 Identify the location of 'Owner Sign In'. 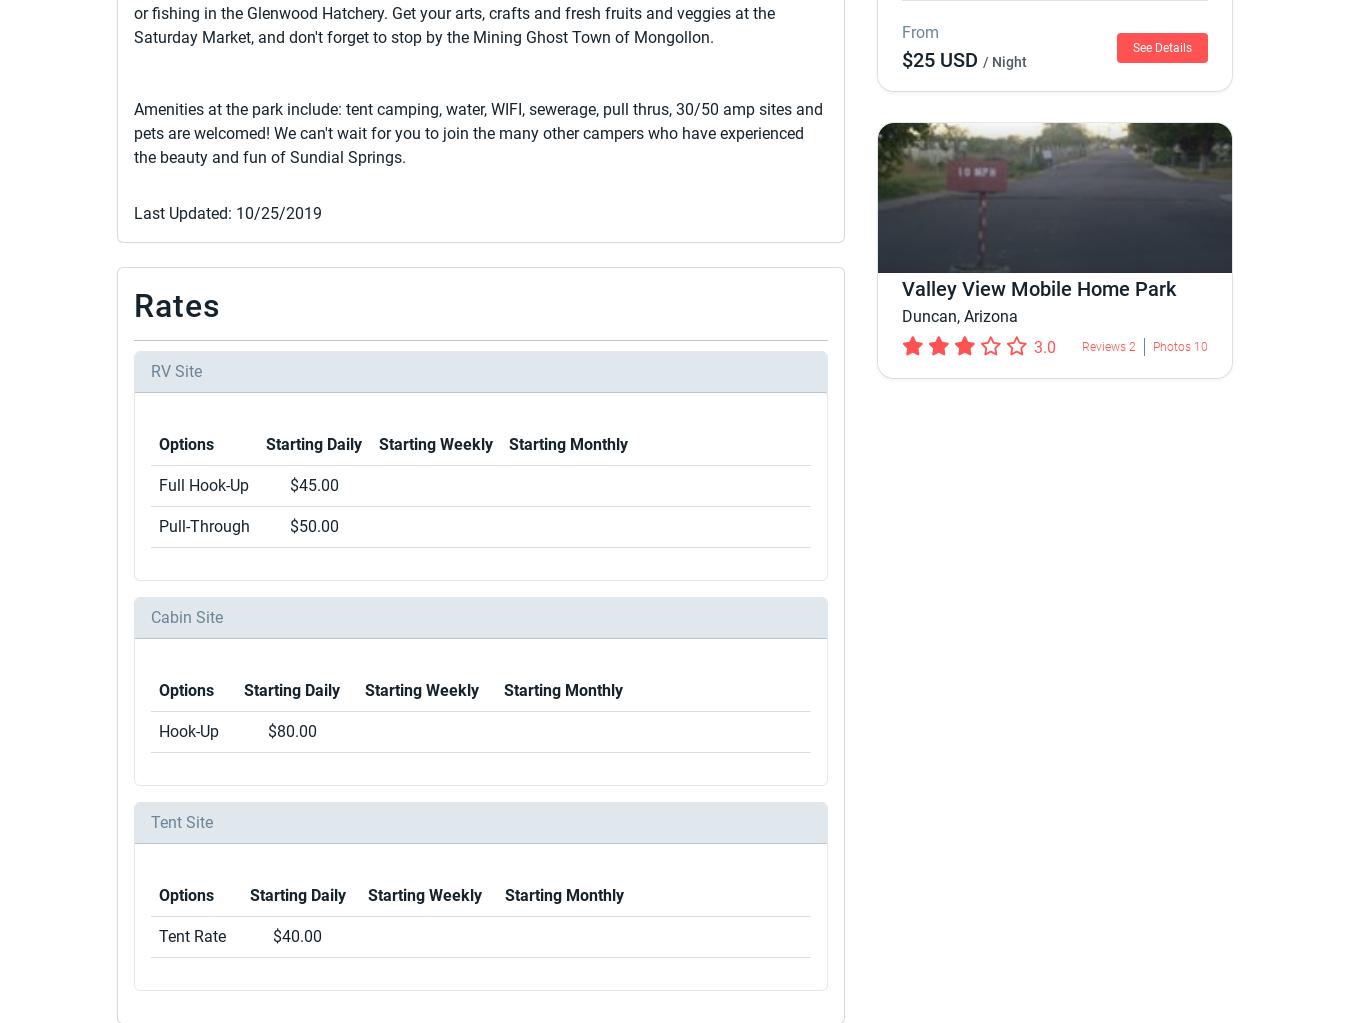
(849, 747).